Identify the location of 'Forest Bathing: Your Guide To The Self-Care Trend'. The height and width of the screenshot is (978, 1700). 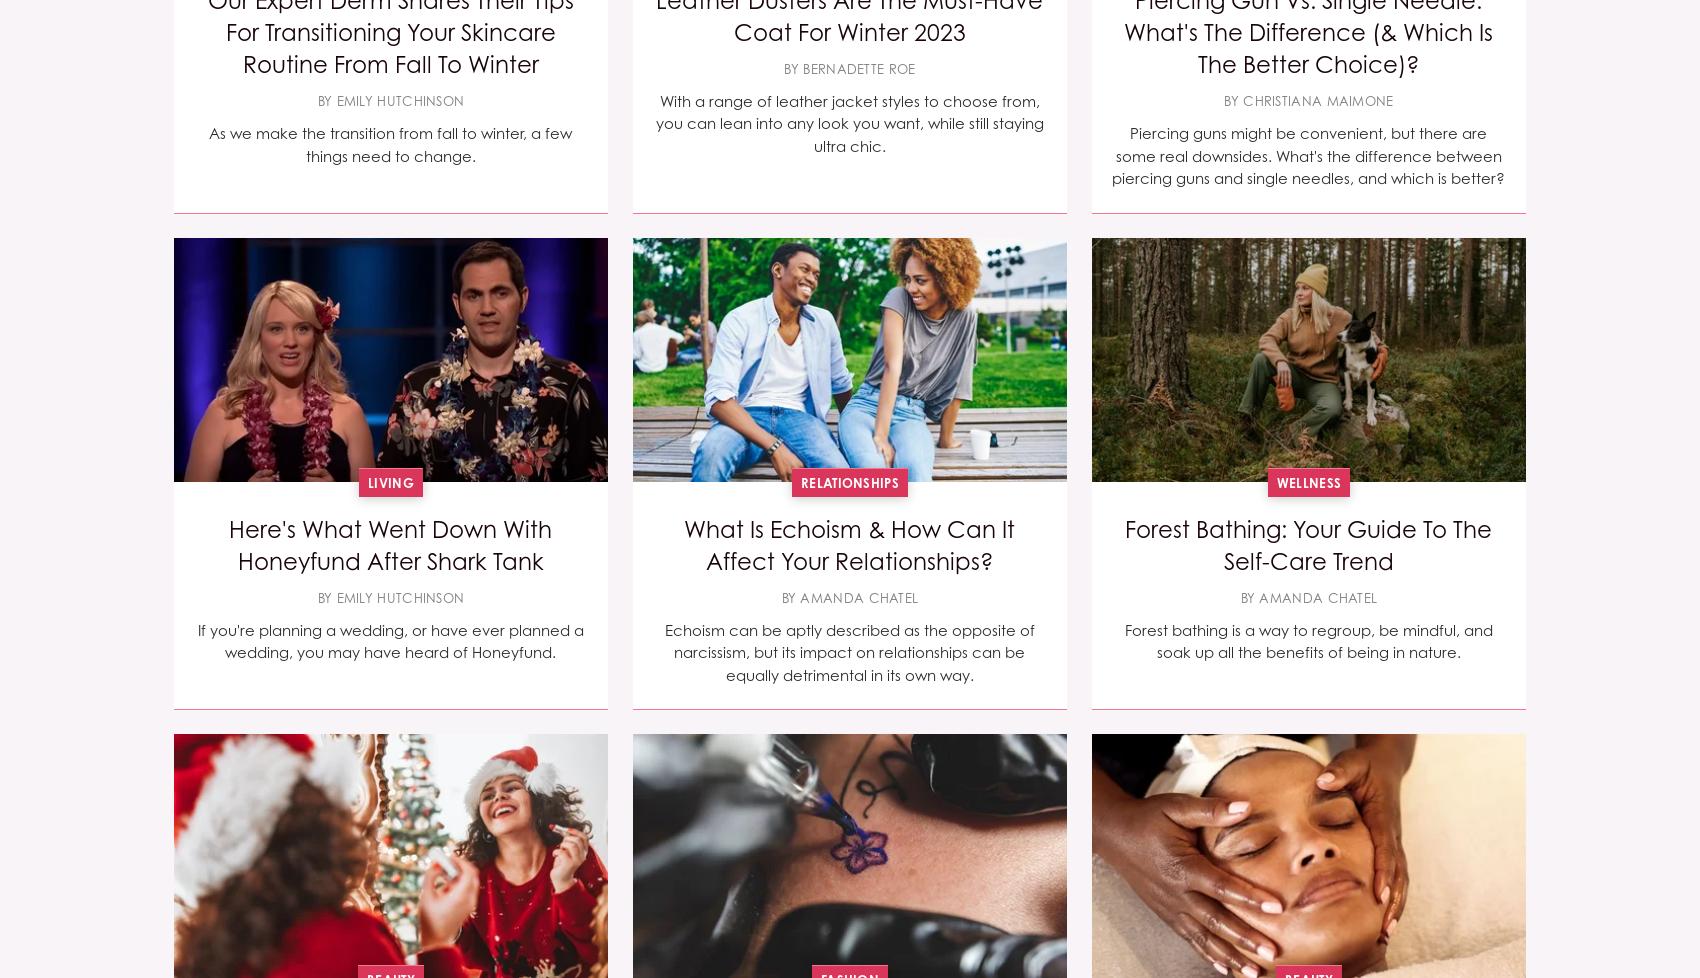
(1308, 545).